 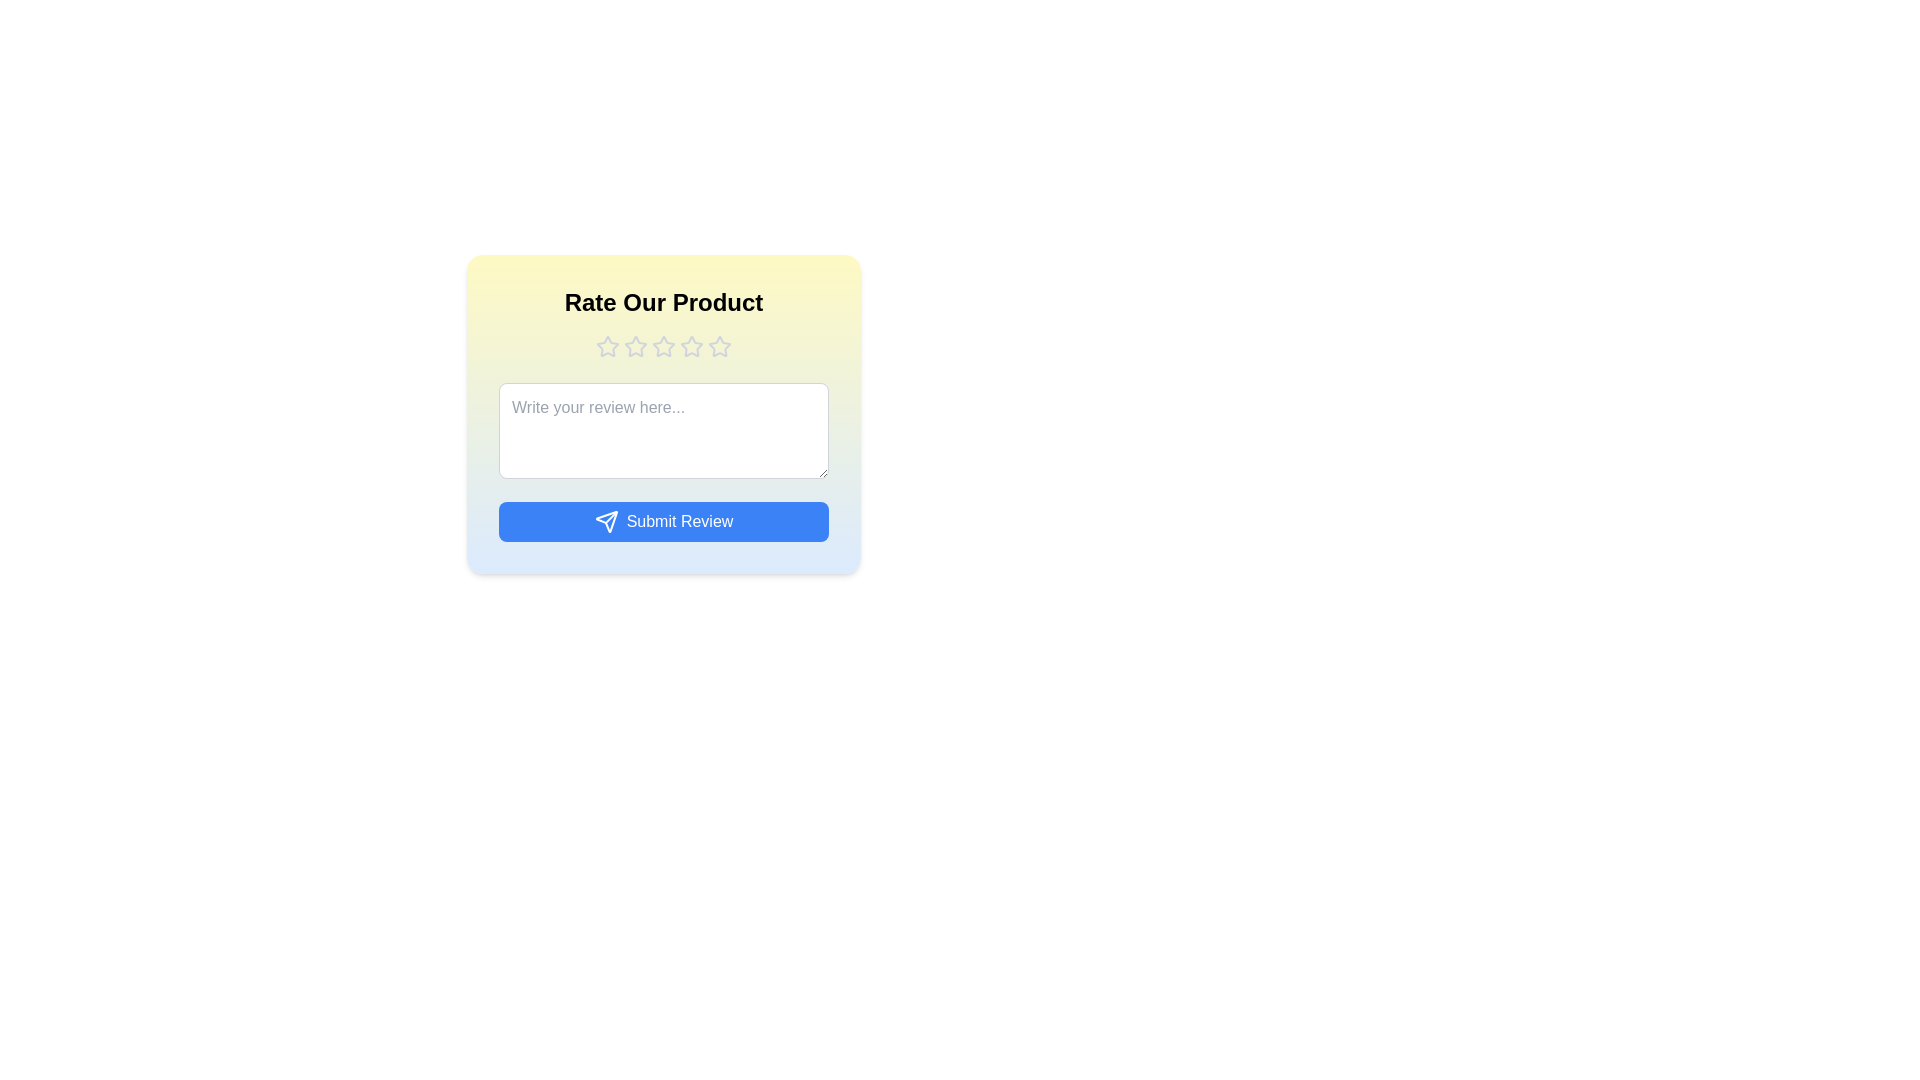 I want to click on the text area and type the review text, so click(x=663, y=430).